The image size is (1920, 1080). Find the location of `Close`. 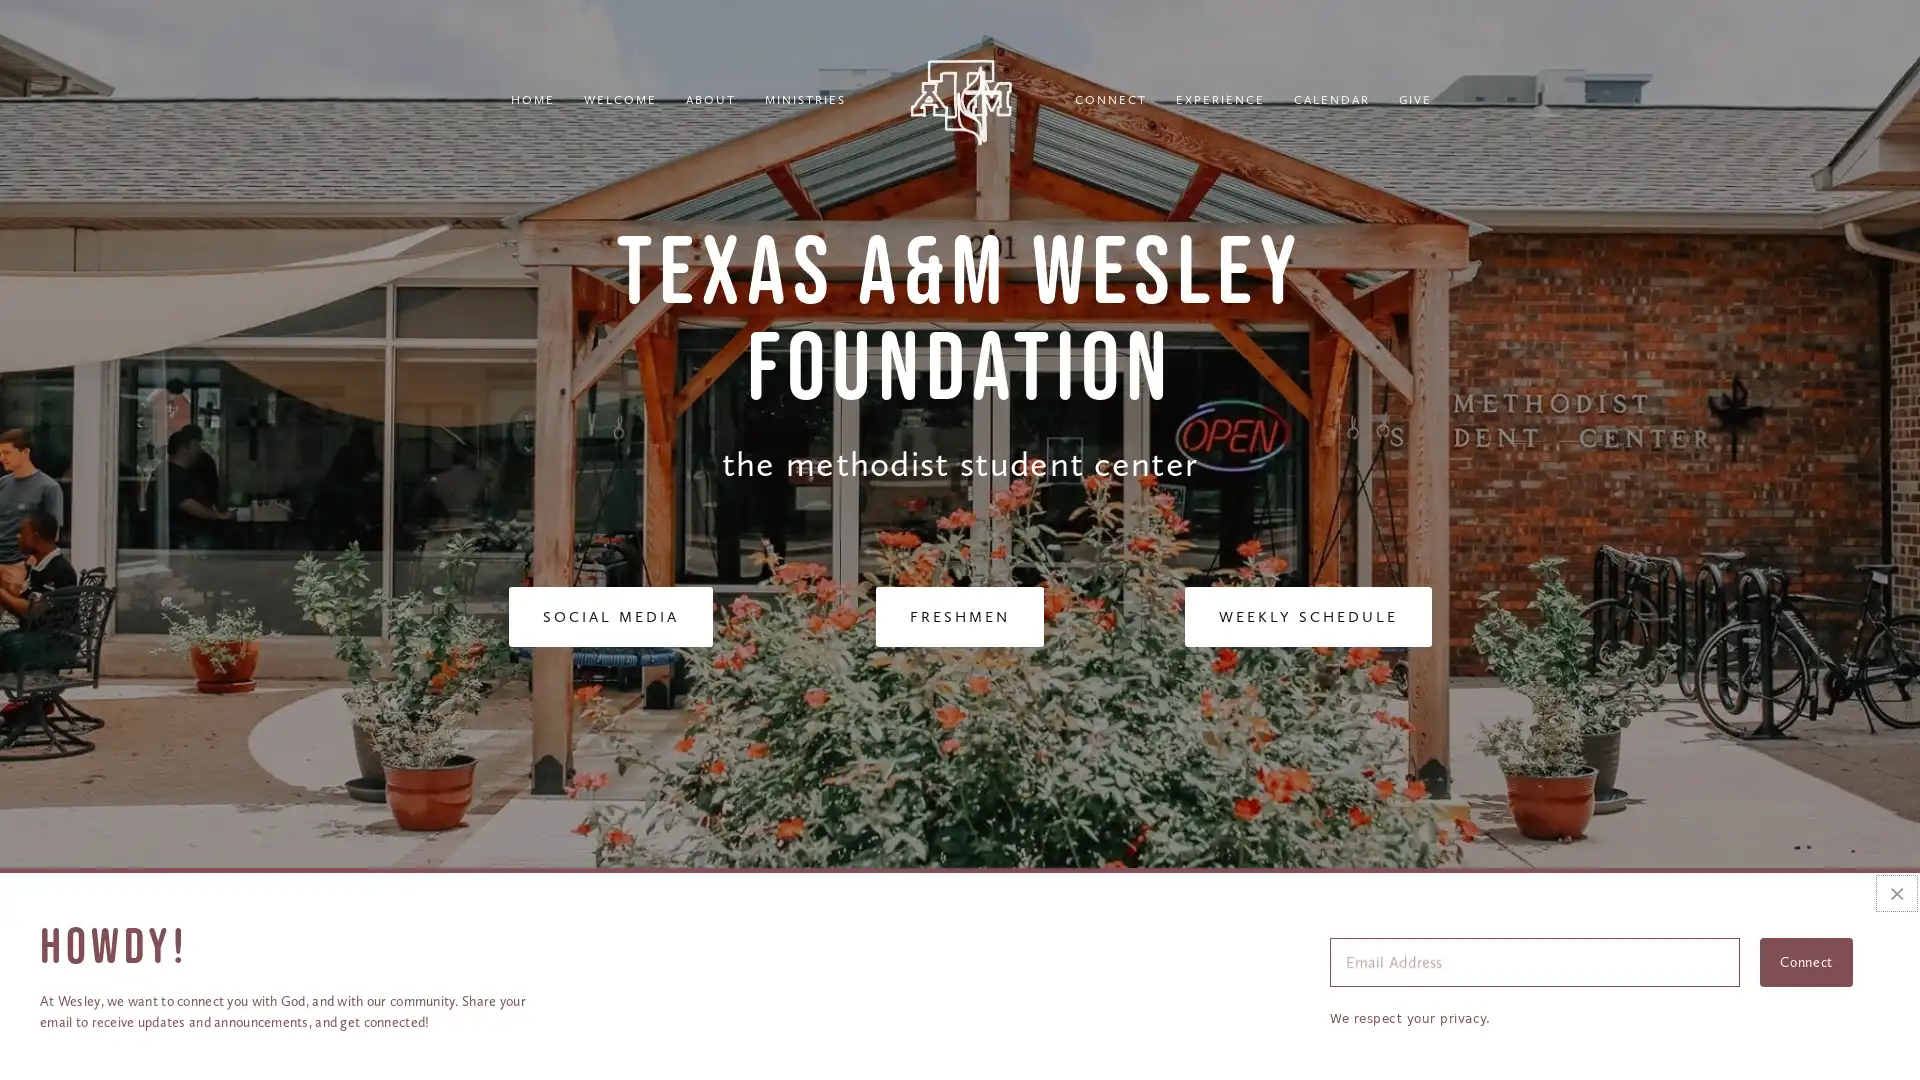

Close is located at coordinates (1895, 892).